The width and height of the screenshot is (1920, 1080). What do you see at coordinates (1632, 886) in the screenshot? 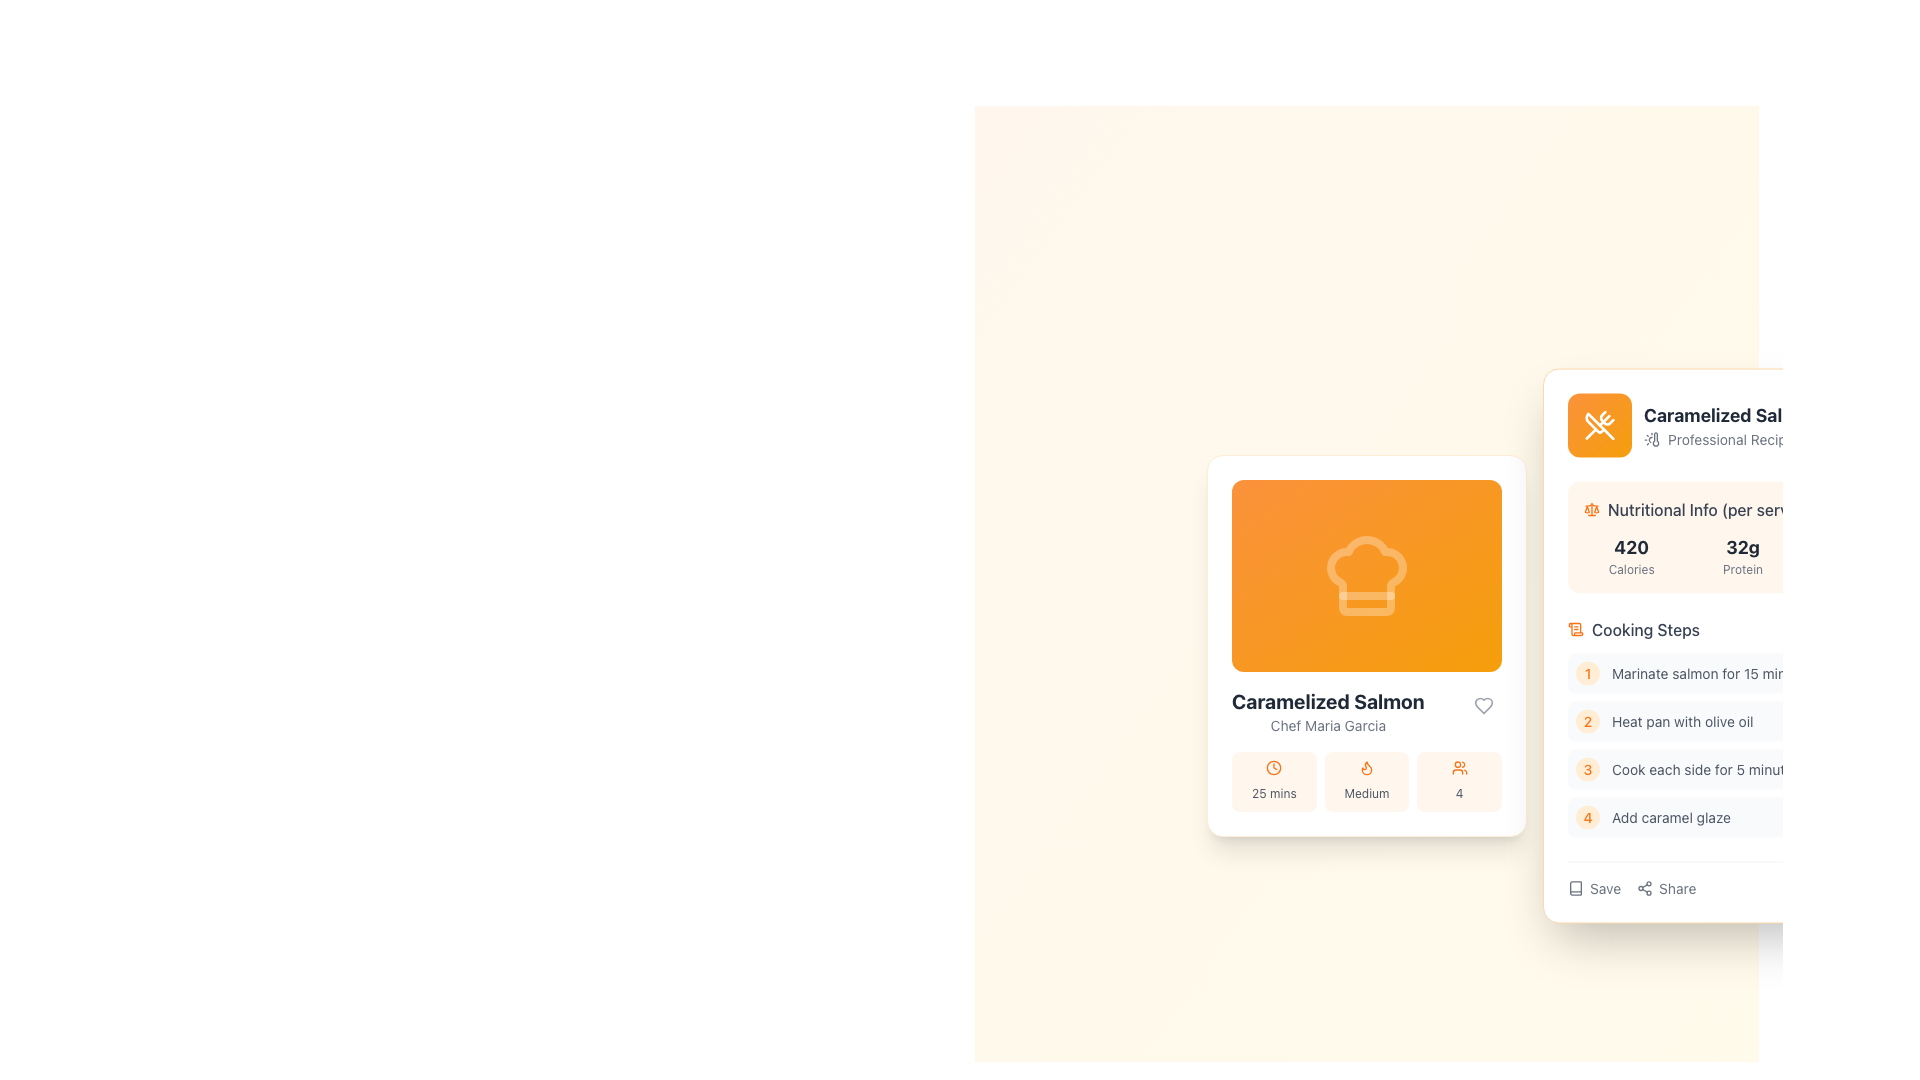
I see `the 'Save' option in the Interactive Menu at the bottom of the detailed recipe panel to bookmark the recipe` at bounding box center [1632, 886].